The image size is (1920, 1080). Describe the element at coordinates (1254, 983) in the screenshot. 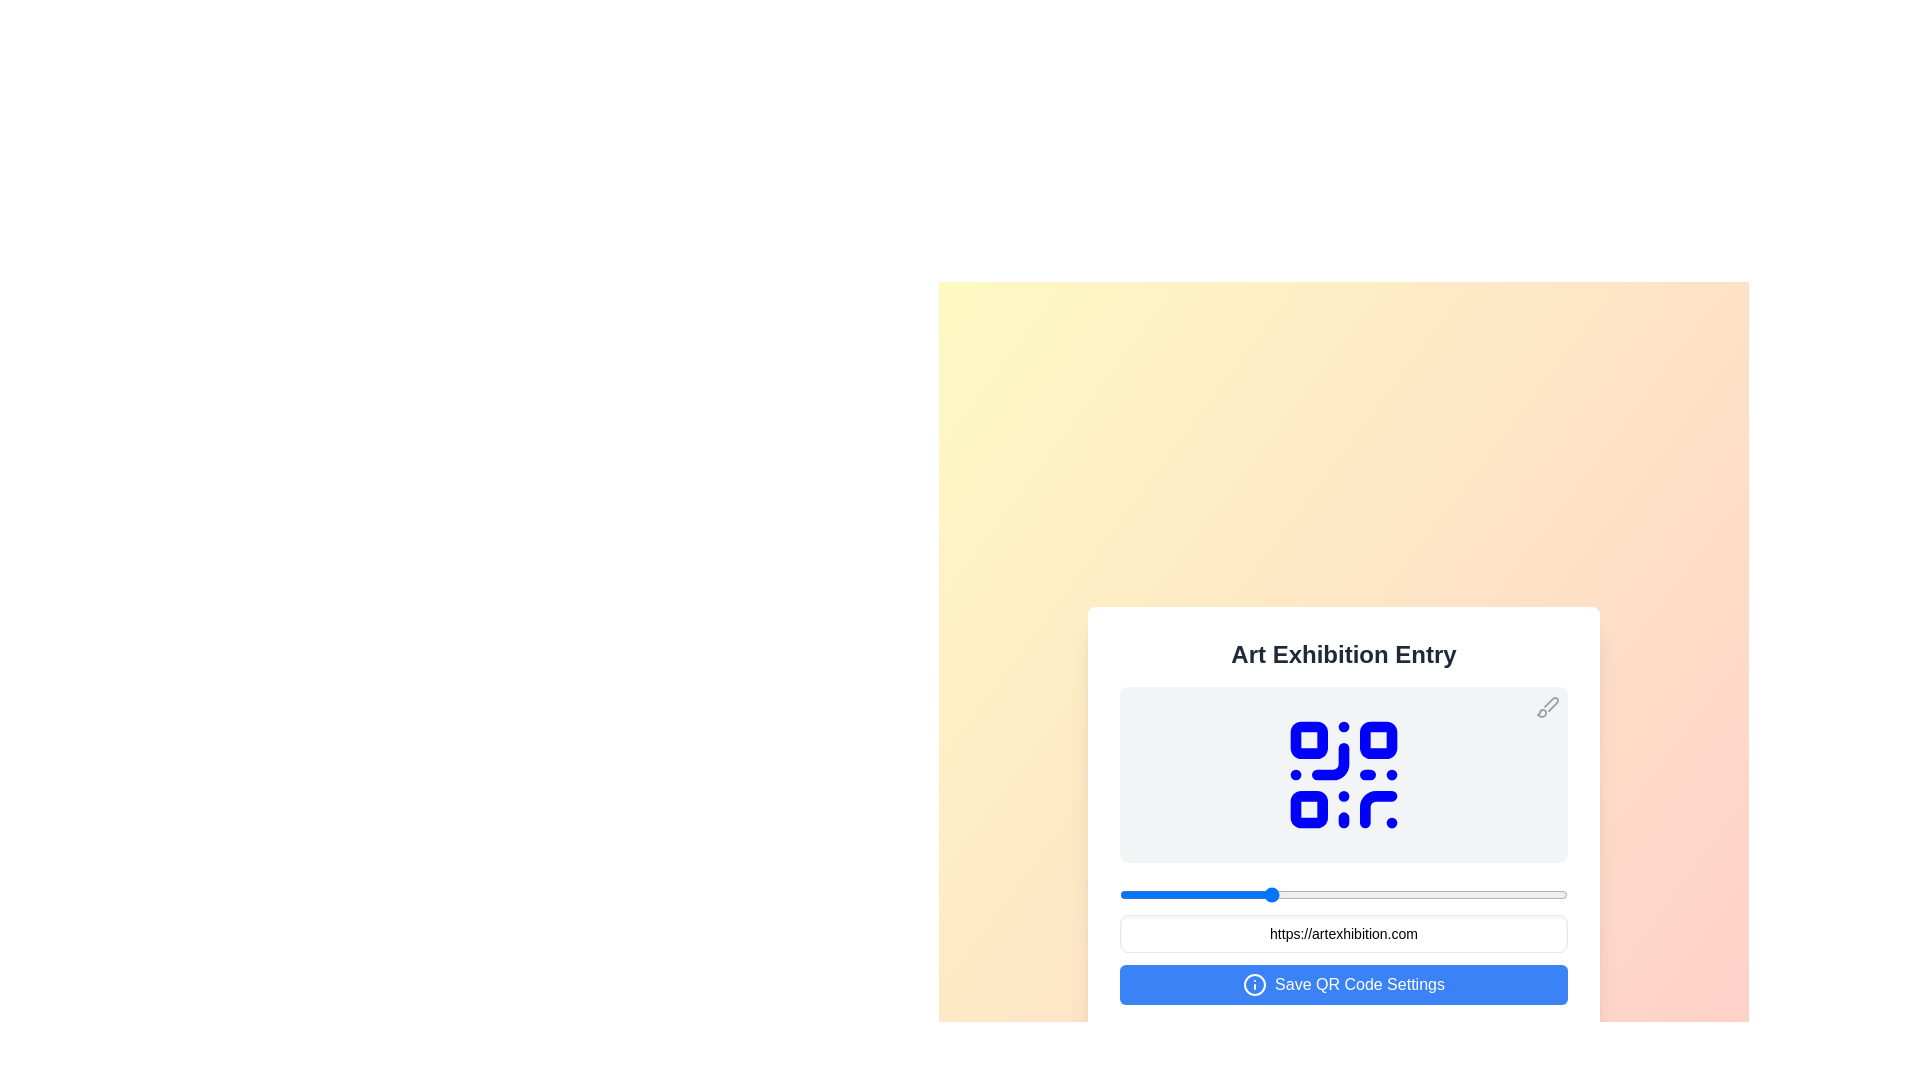

I see `the 'Save QR Code Settings' button that contains the blue information icon on its left side` at that location.